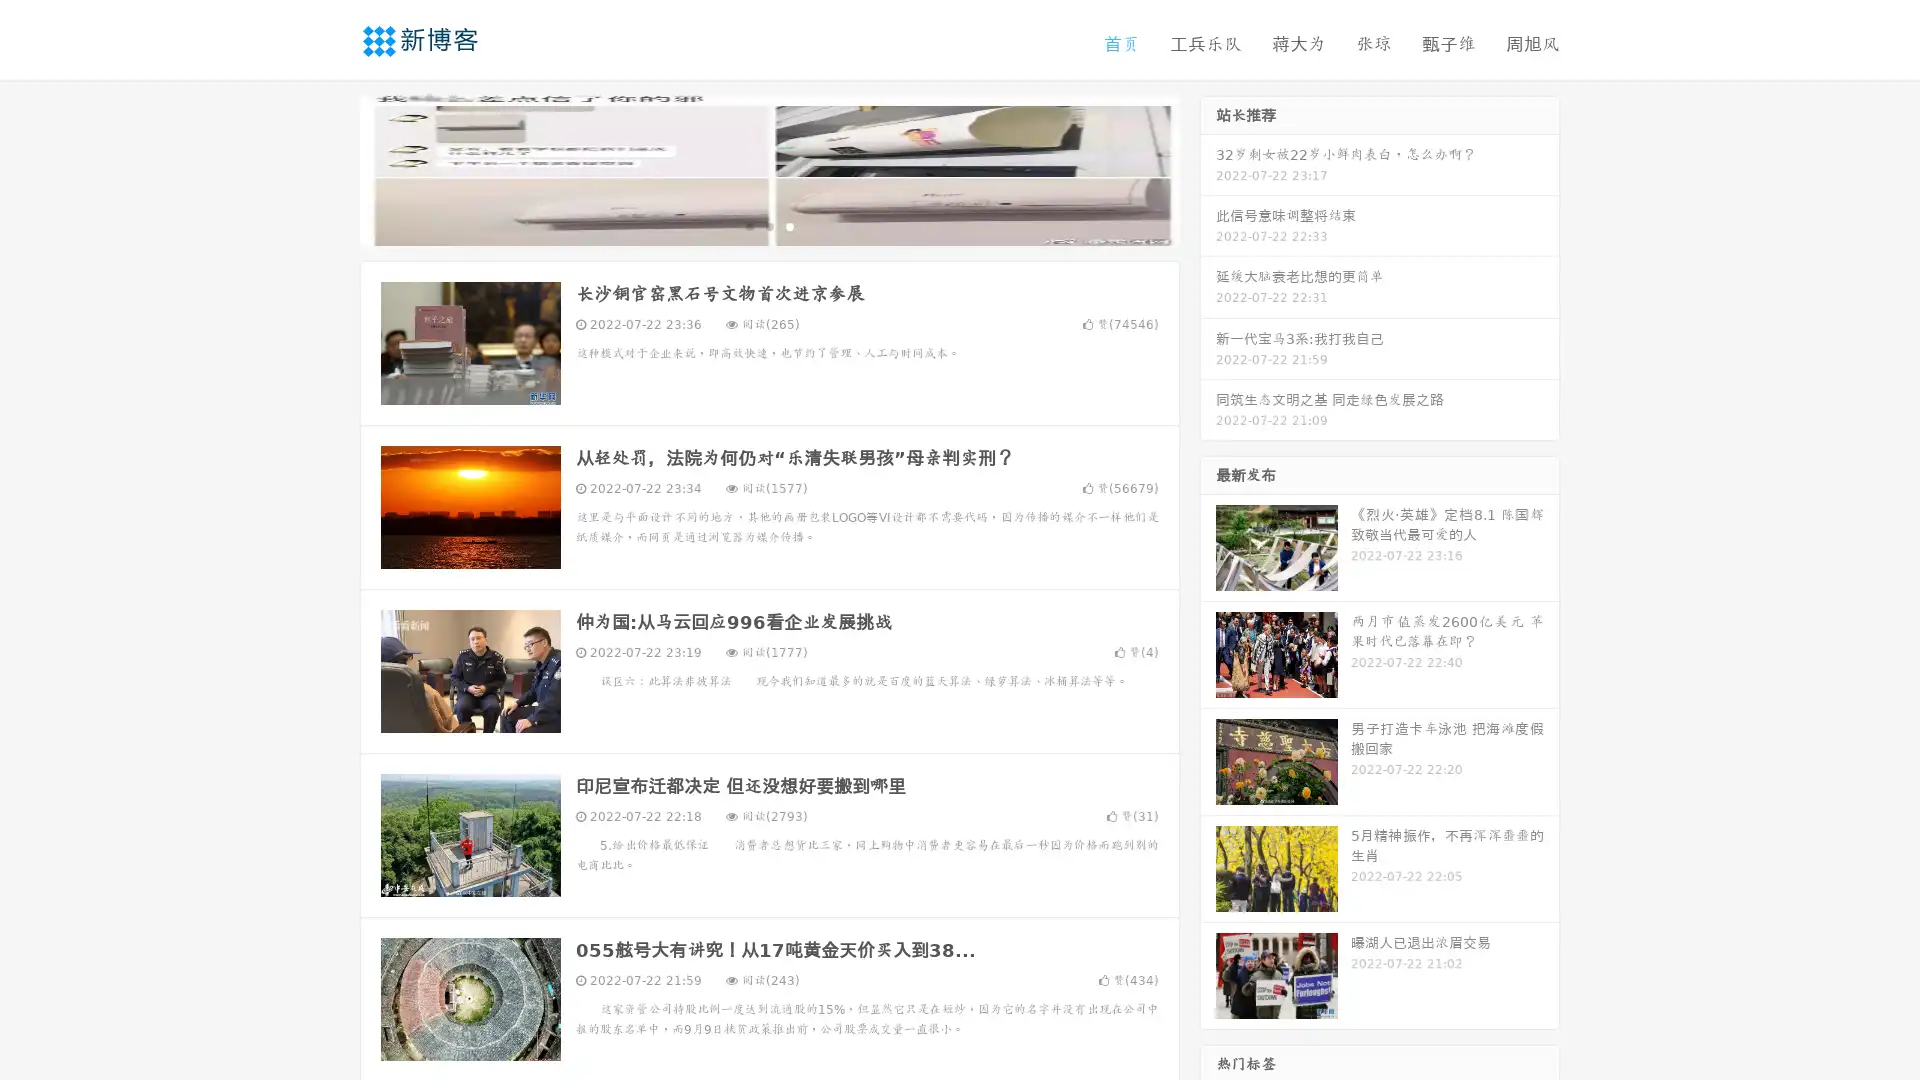 The width and height of the screenshot is (1920, 1080). What do you see at coordinates (1208, 168) in the screenshot?
I see `Next slide` at bounding box center [1208, 168].